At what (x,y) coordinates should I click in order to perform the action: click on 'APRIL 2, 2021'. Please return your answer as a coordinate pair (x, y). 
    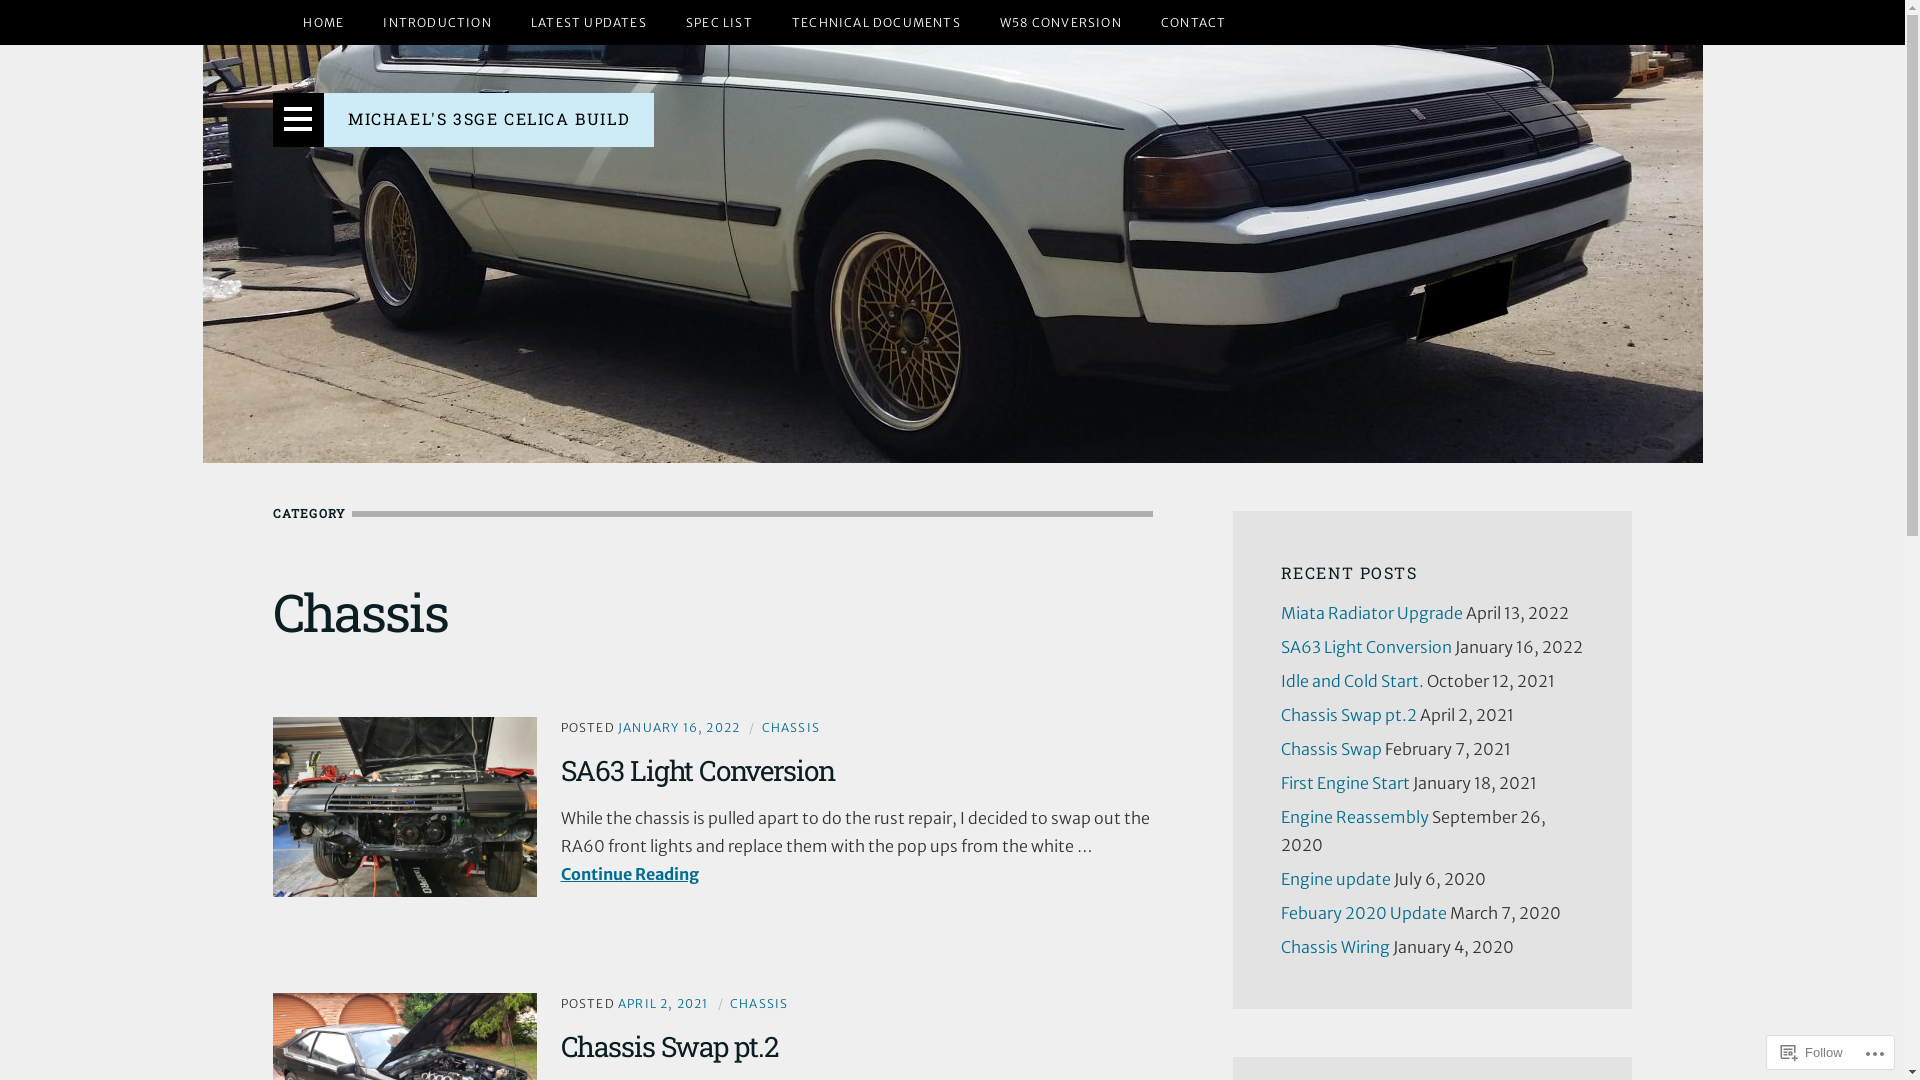
    Looking at the image, I should click on (663, 1003).